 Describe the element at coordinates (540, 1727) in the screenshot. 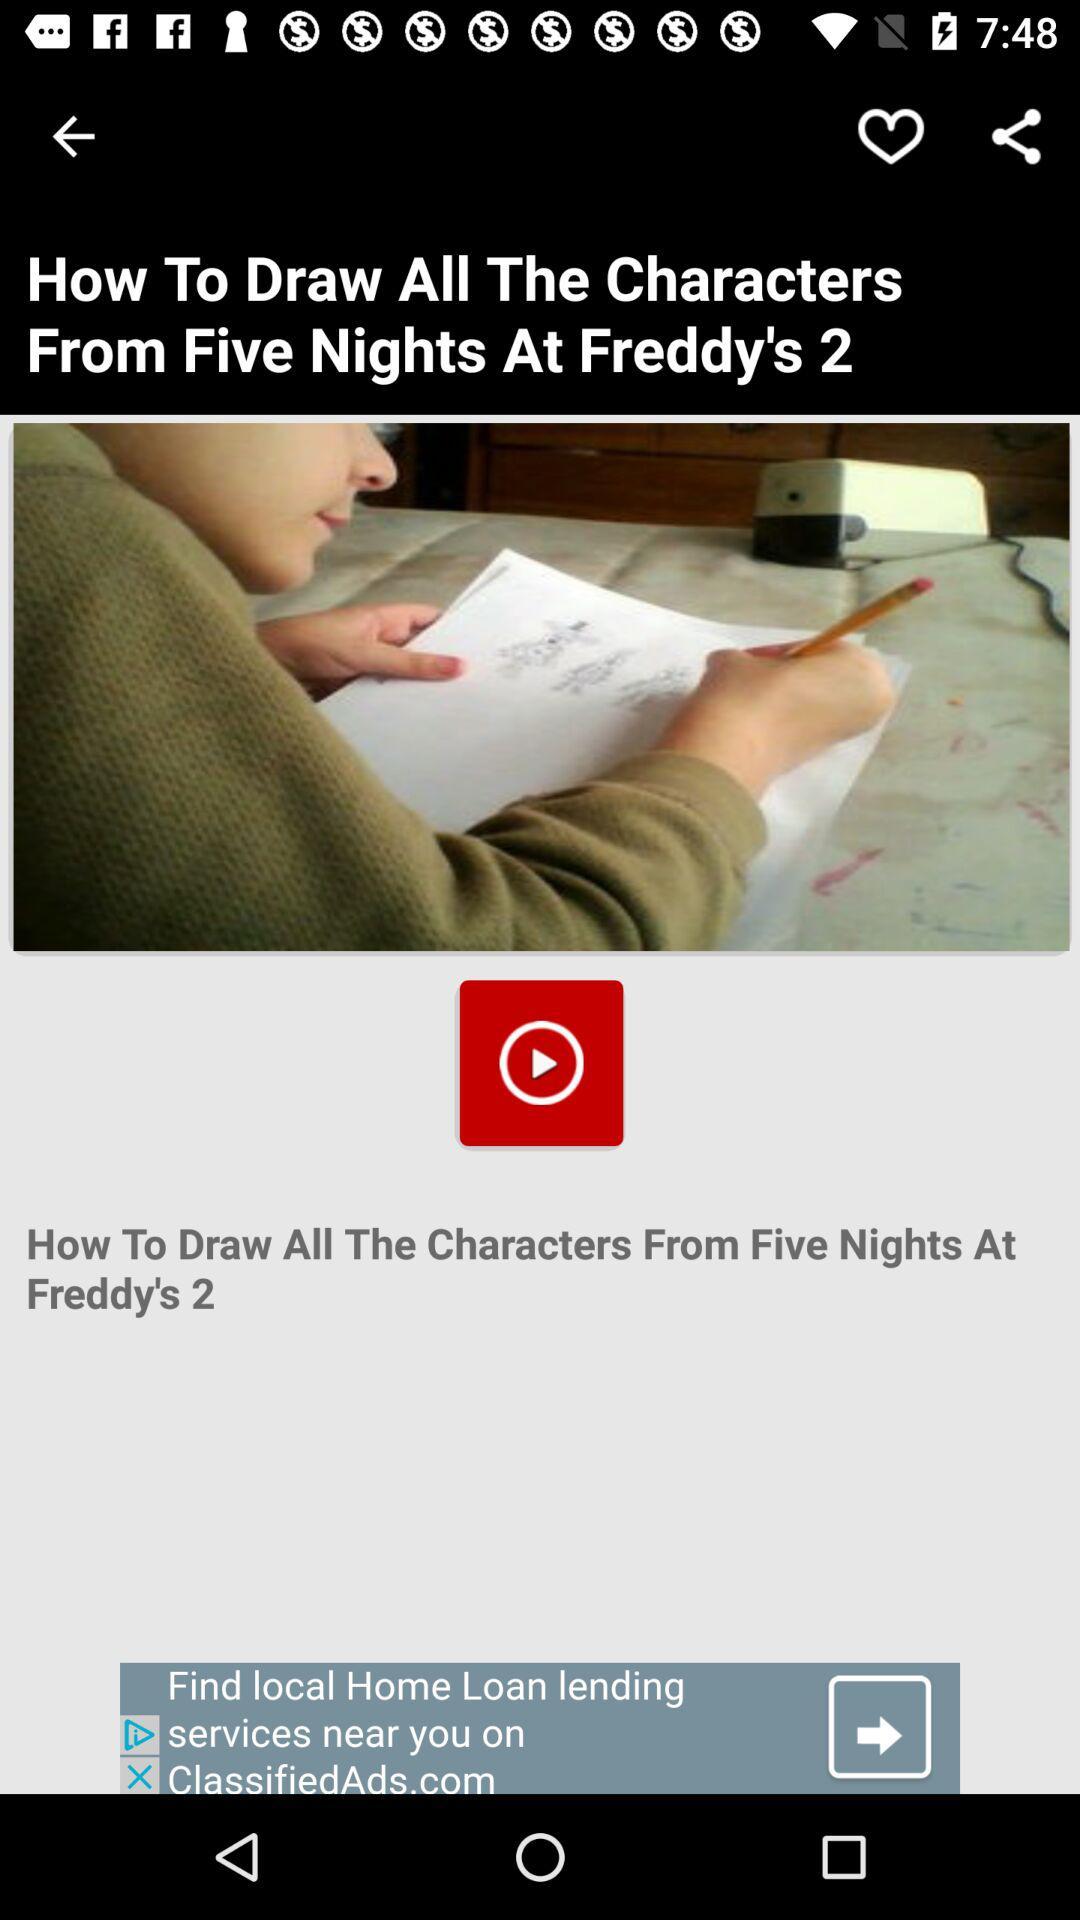

I see `open advertisement` at that location.